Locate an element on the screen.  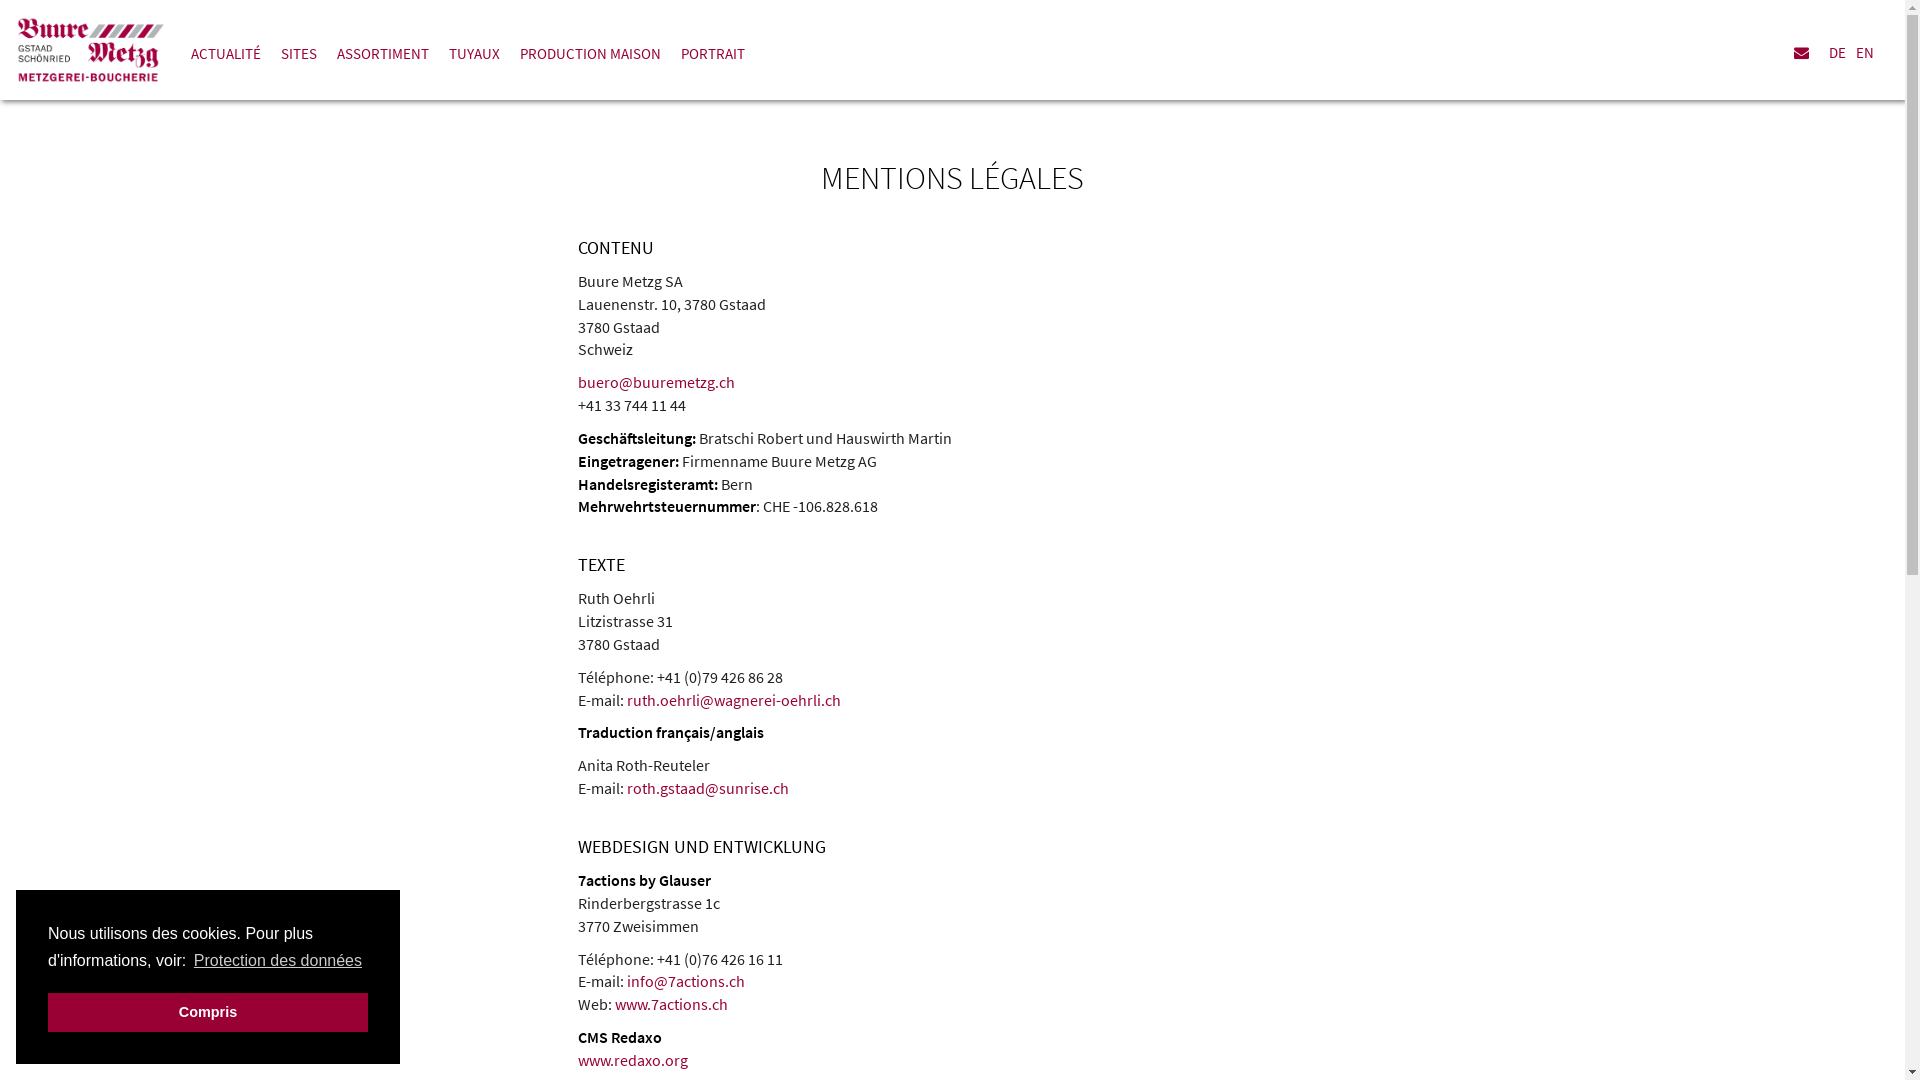
'SITES' is located at coordinates (297, 53).